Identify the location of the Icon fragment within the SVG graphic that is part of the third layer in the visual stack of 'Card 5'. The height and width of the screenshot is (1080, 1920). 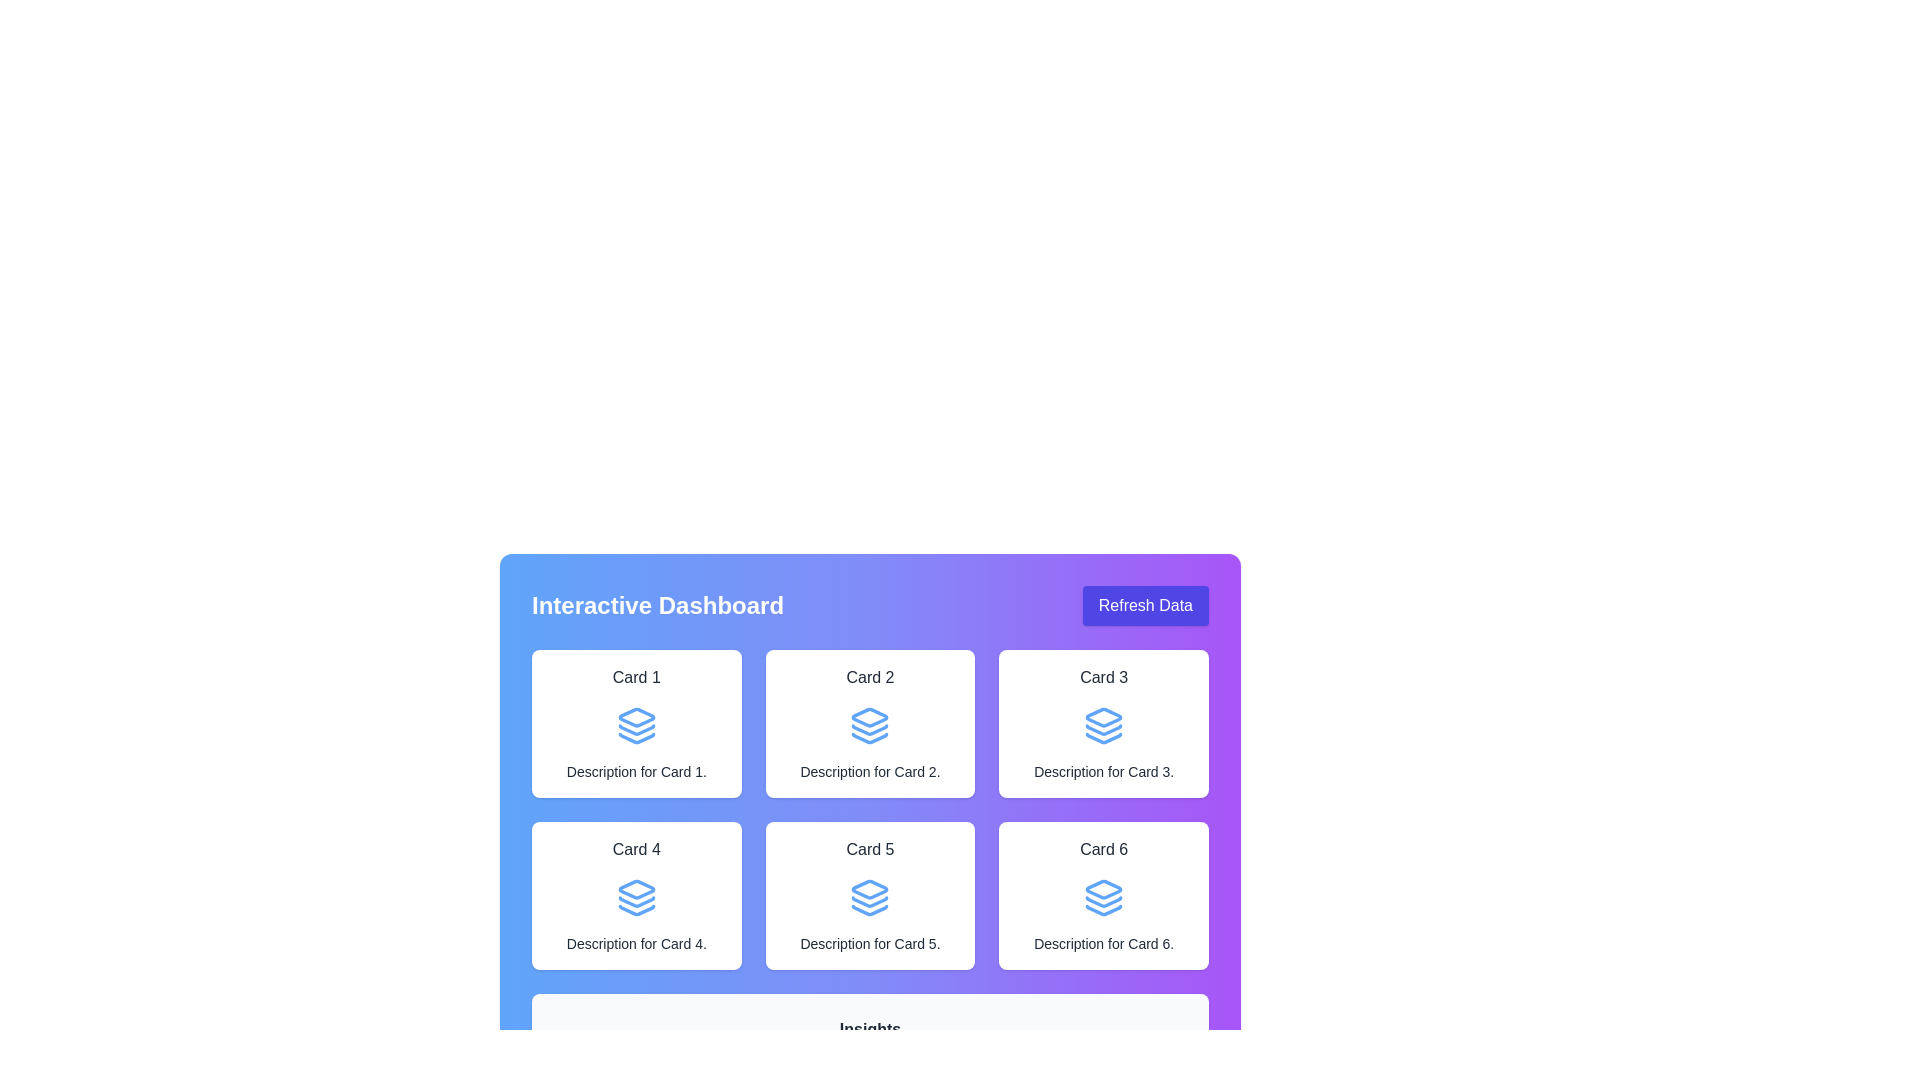
(870, 910).